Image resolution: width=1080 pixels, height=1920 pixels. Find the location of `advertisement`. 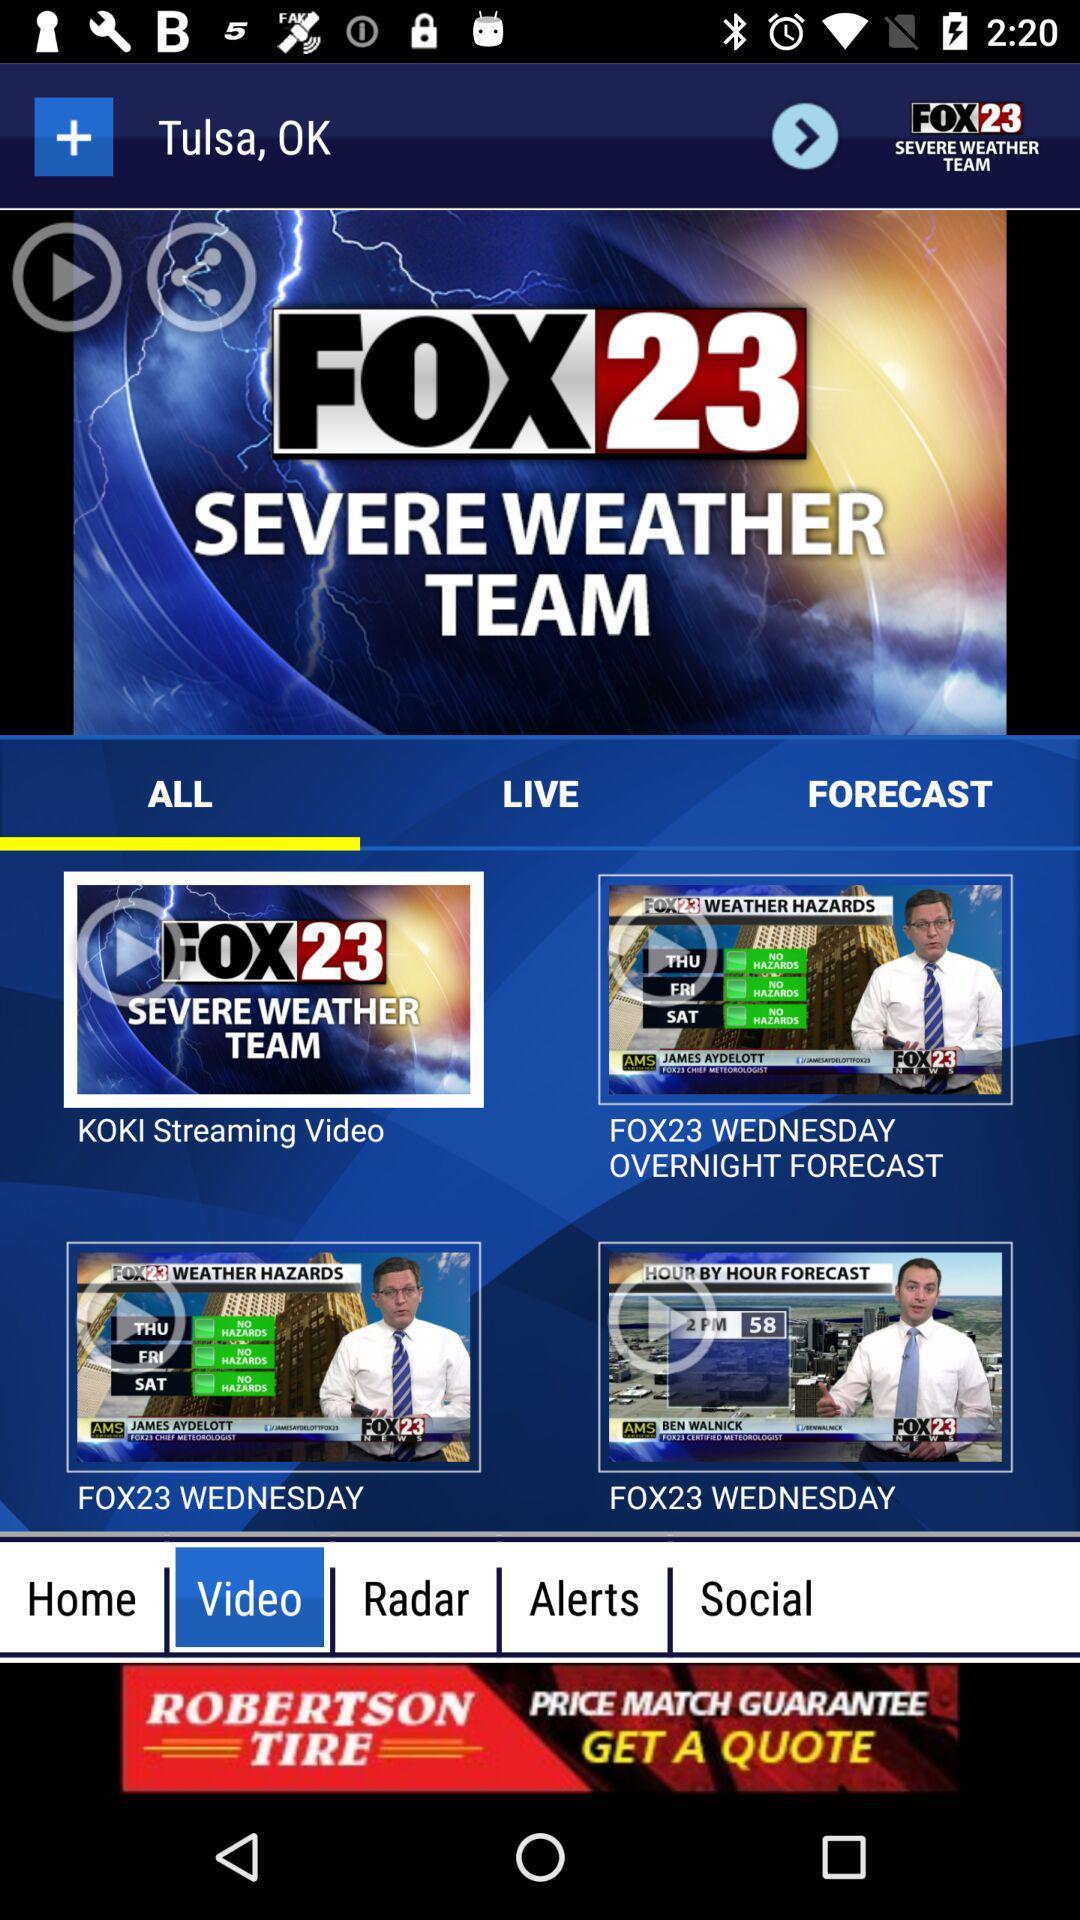

advertisement is located at coordinates (540, 1727).